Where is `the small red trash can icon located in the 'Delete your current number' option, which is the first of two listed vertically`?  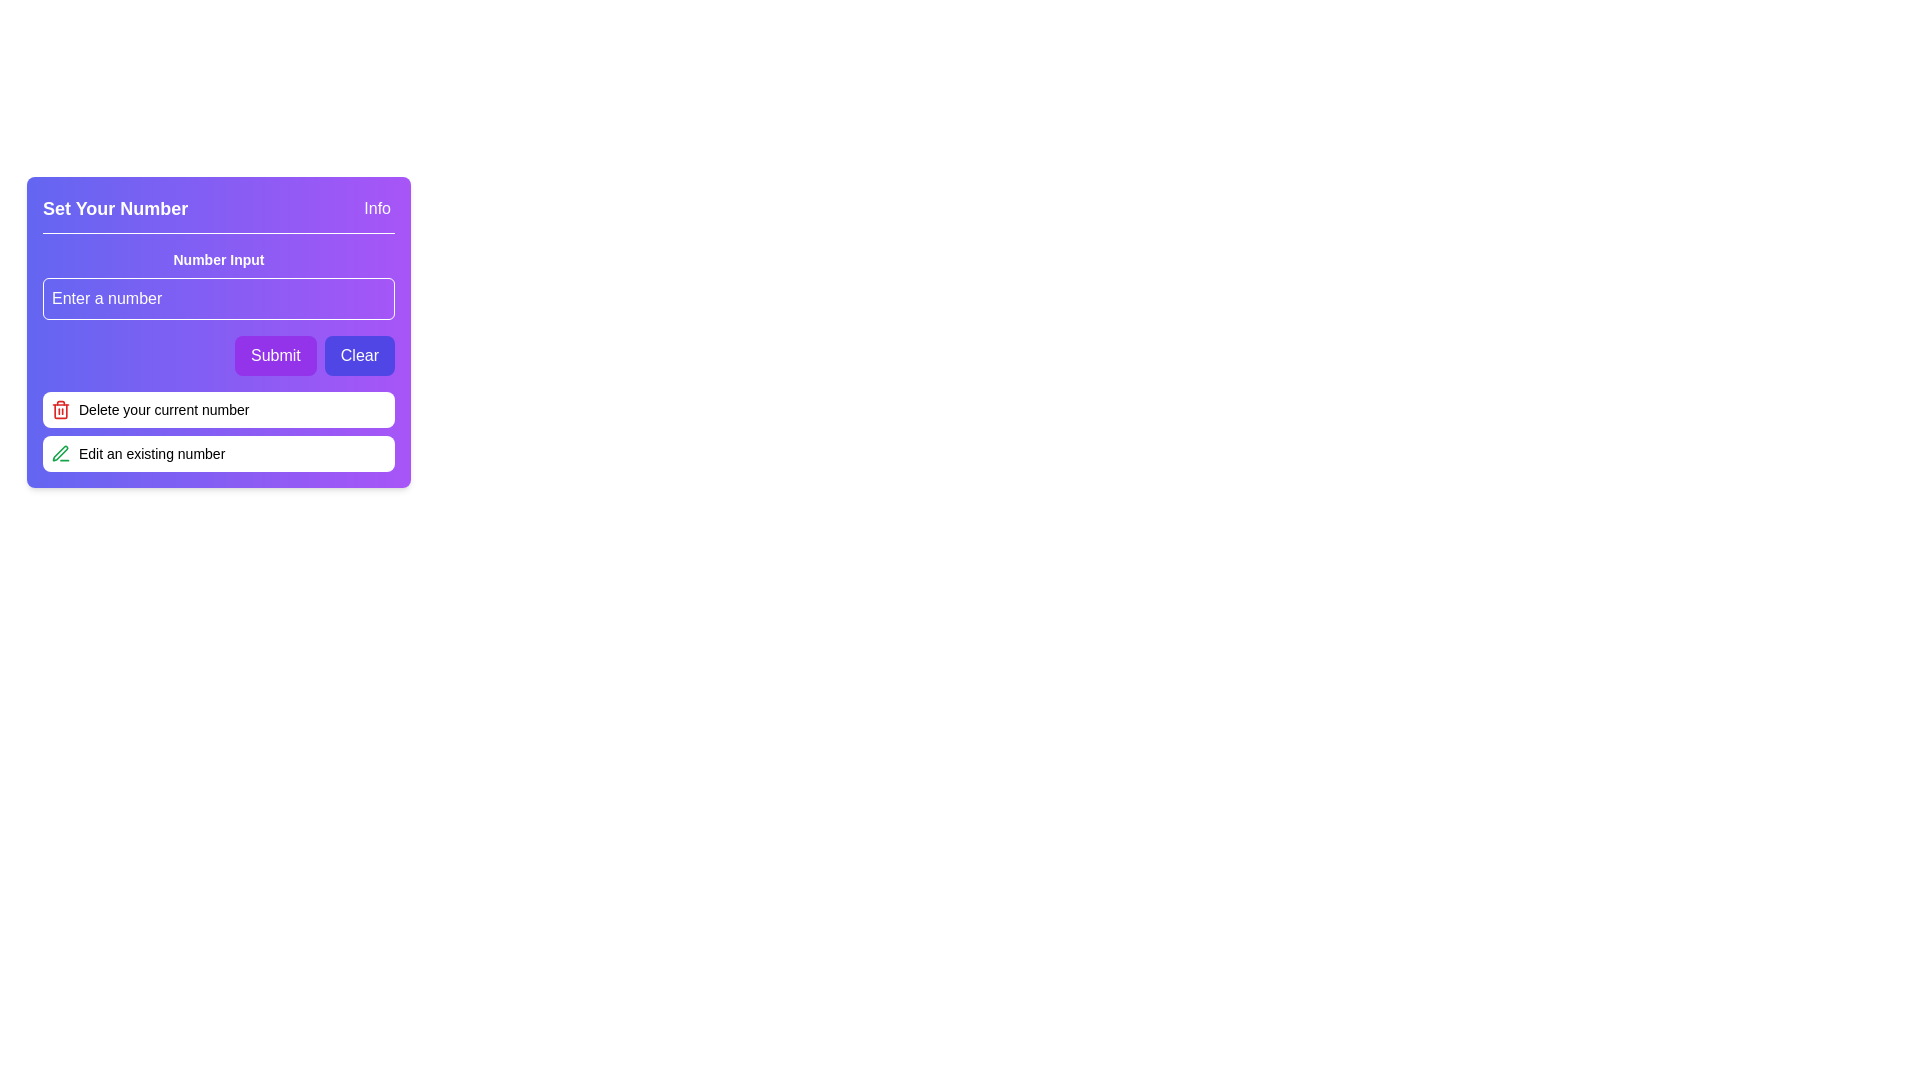 the small red trash can icon located in the 'Delete your current number' option, which is the first of two listed vertically is located at coordinates (61, 408).